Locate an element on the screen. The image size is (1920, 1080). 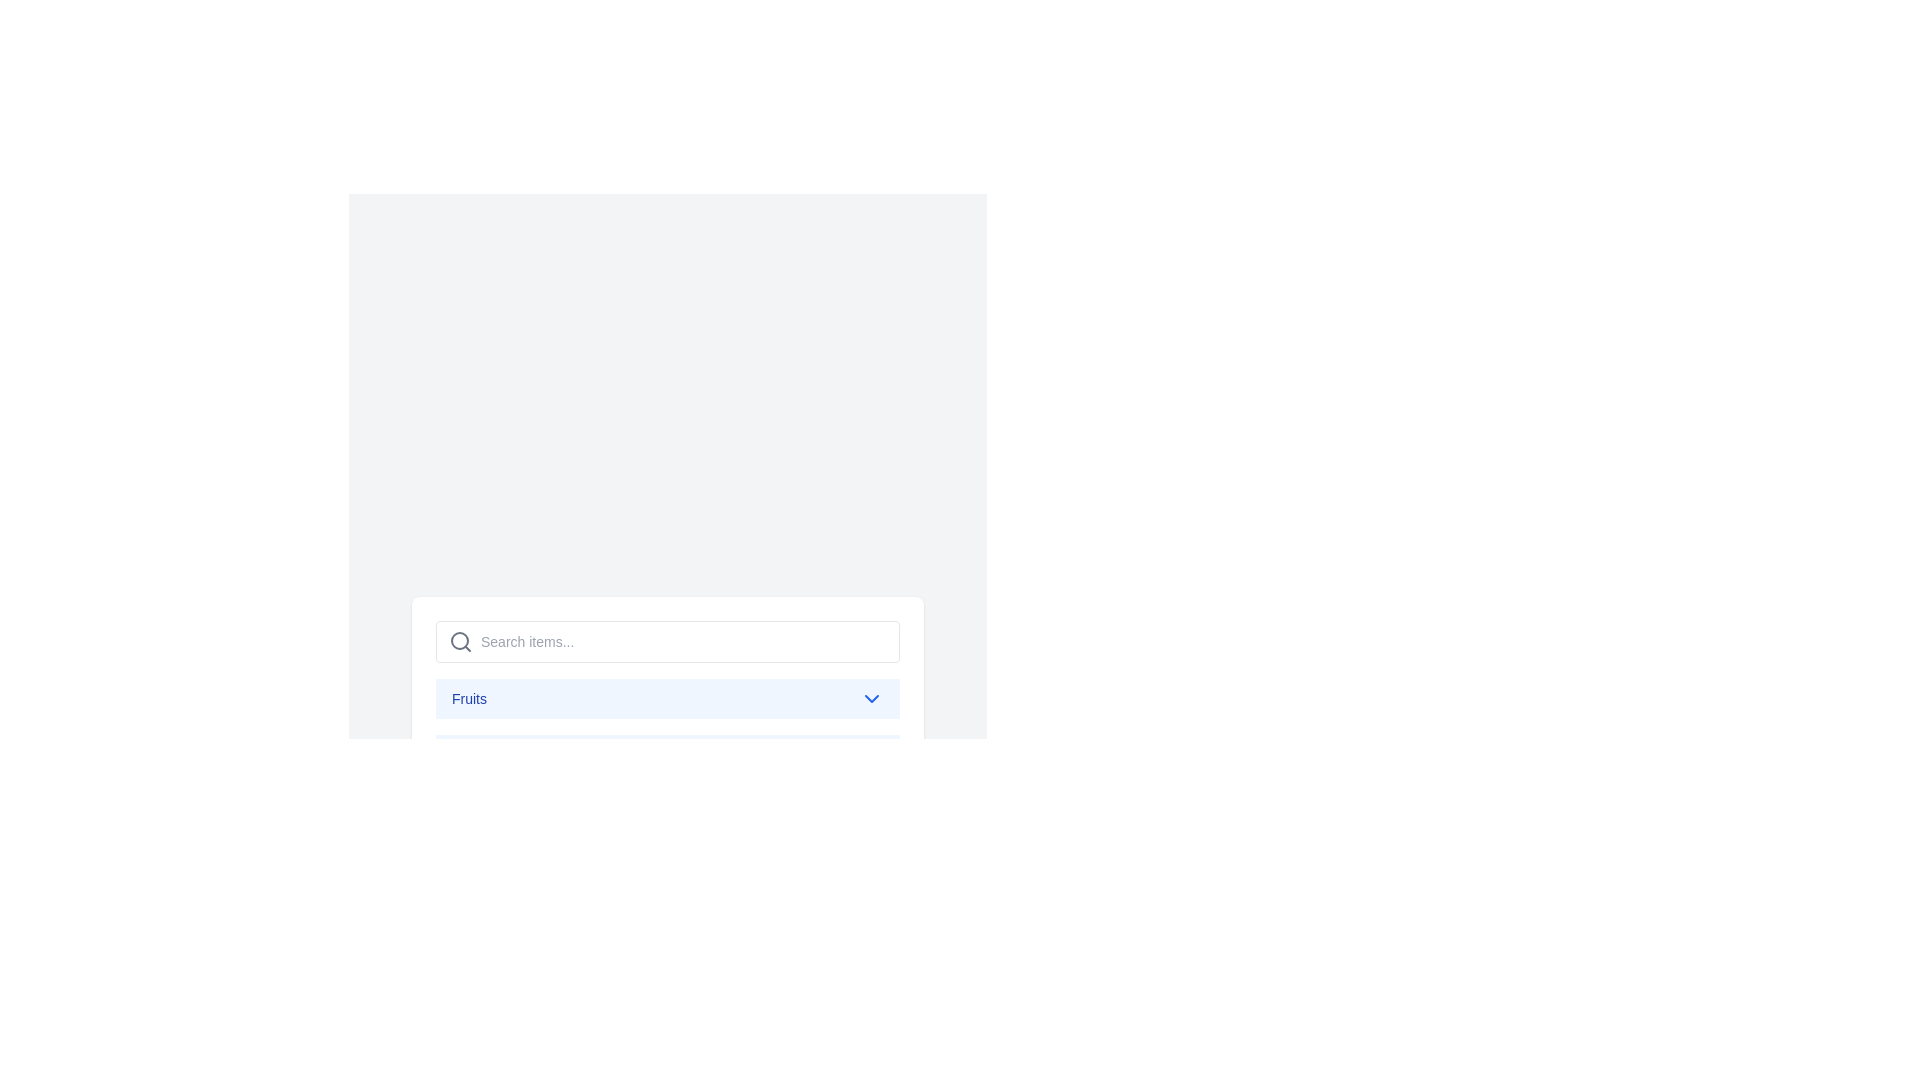
the circular part of the magnifying glass icon, which is styled as an outline and represents the search functionality, located at the left side of the search bar is located at coordinates (459, 640).